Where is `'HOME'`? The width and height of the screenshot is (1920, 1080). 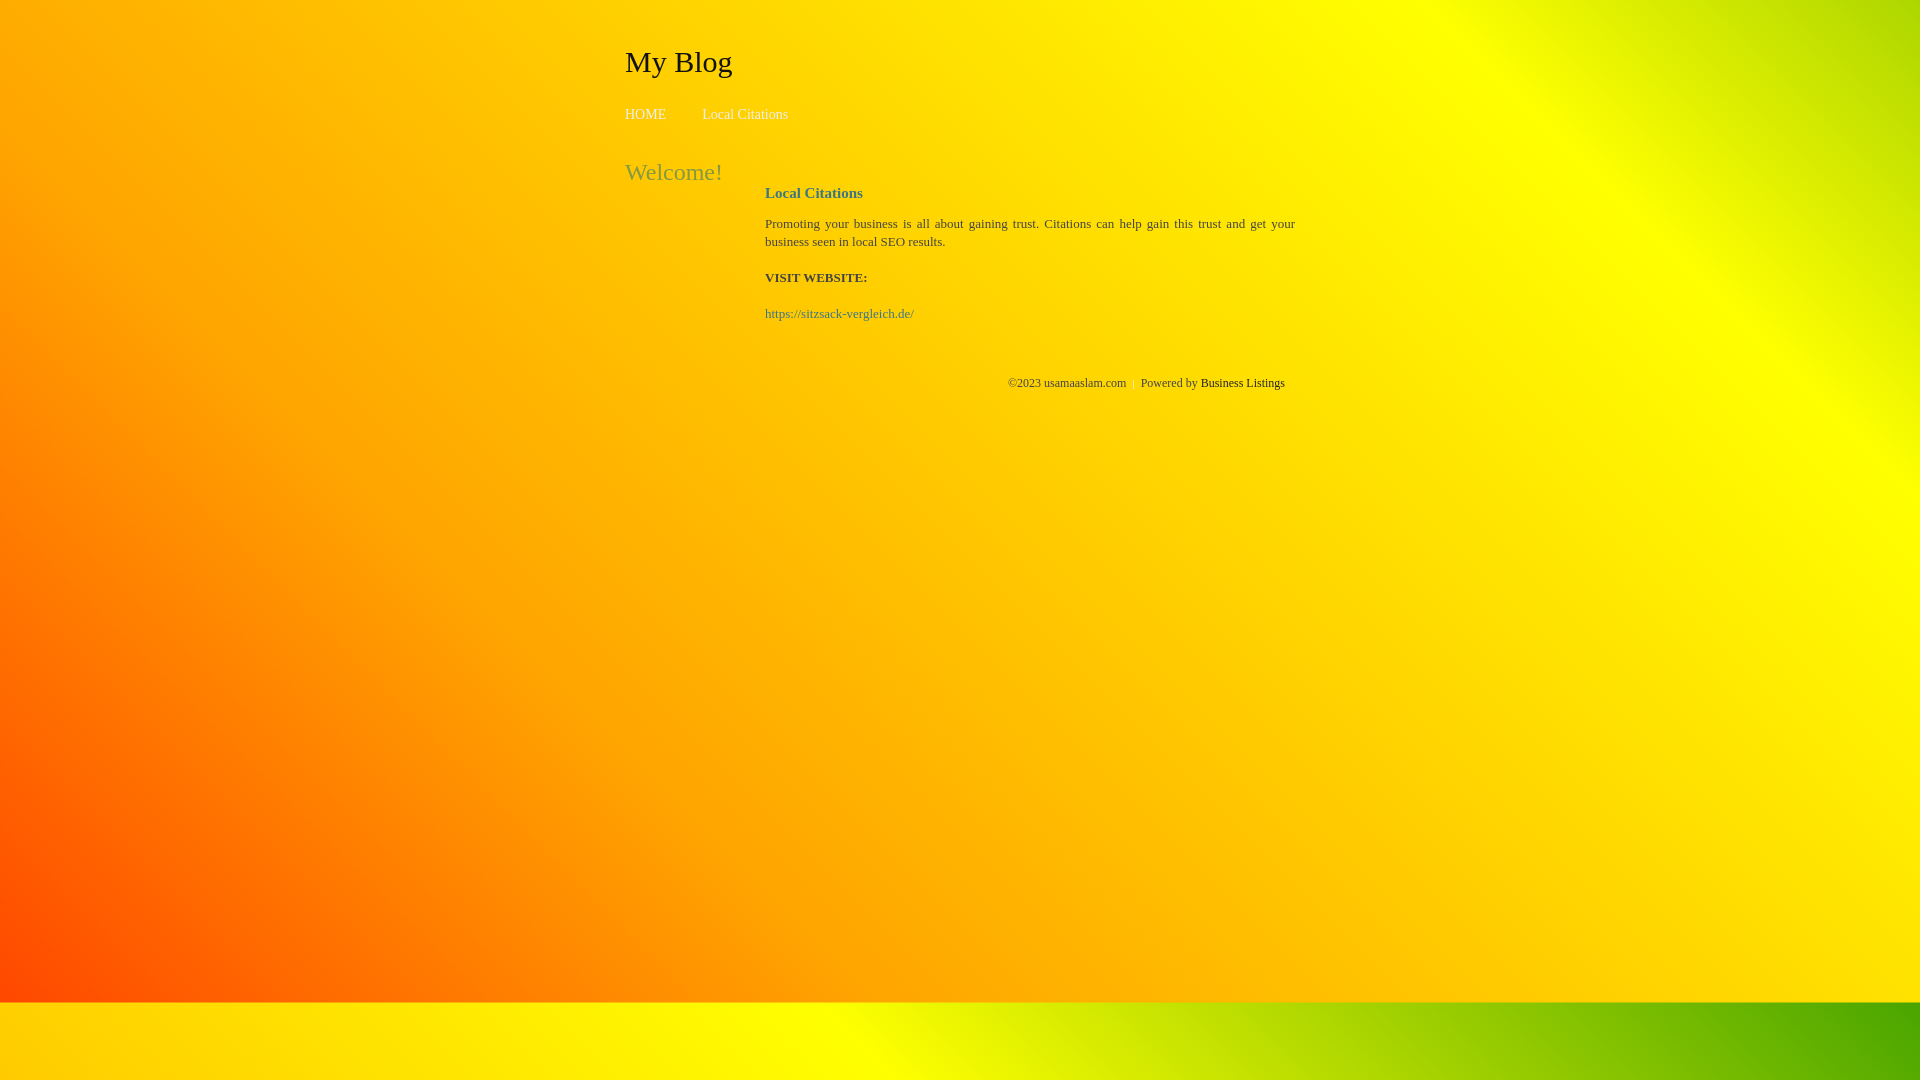
'HOME' is located at coordinates (645, 114).